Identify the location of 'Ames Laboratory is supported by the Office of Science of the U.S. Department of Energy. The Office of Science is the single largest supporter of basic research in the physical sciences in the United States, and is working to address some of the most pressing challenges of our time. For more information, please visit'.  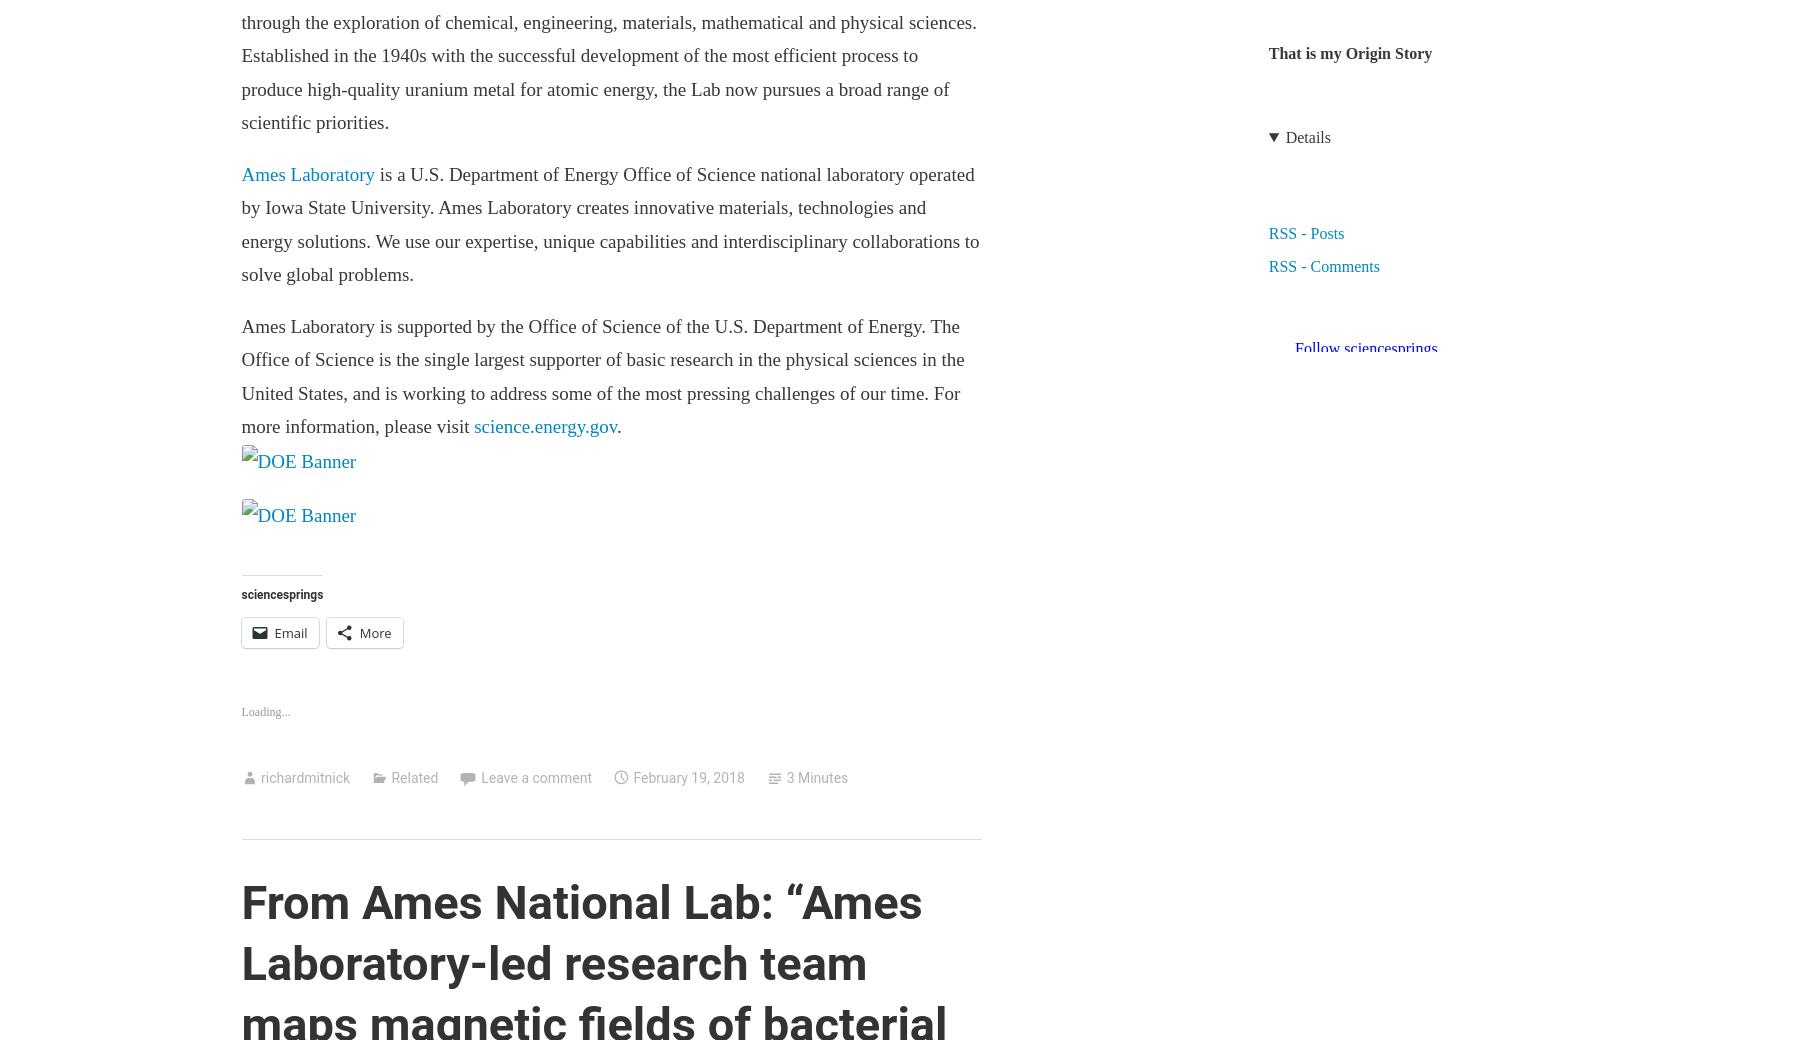
(240, 374).